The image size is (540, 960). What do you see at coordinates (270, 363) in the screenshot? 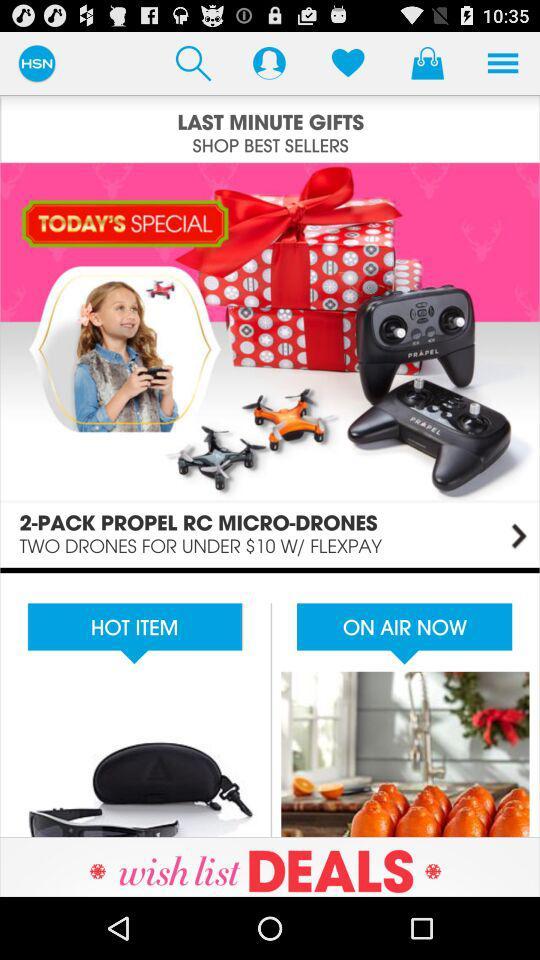
I see `see today 's discounts` at bounding box center [270, 363].